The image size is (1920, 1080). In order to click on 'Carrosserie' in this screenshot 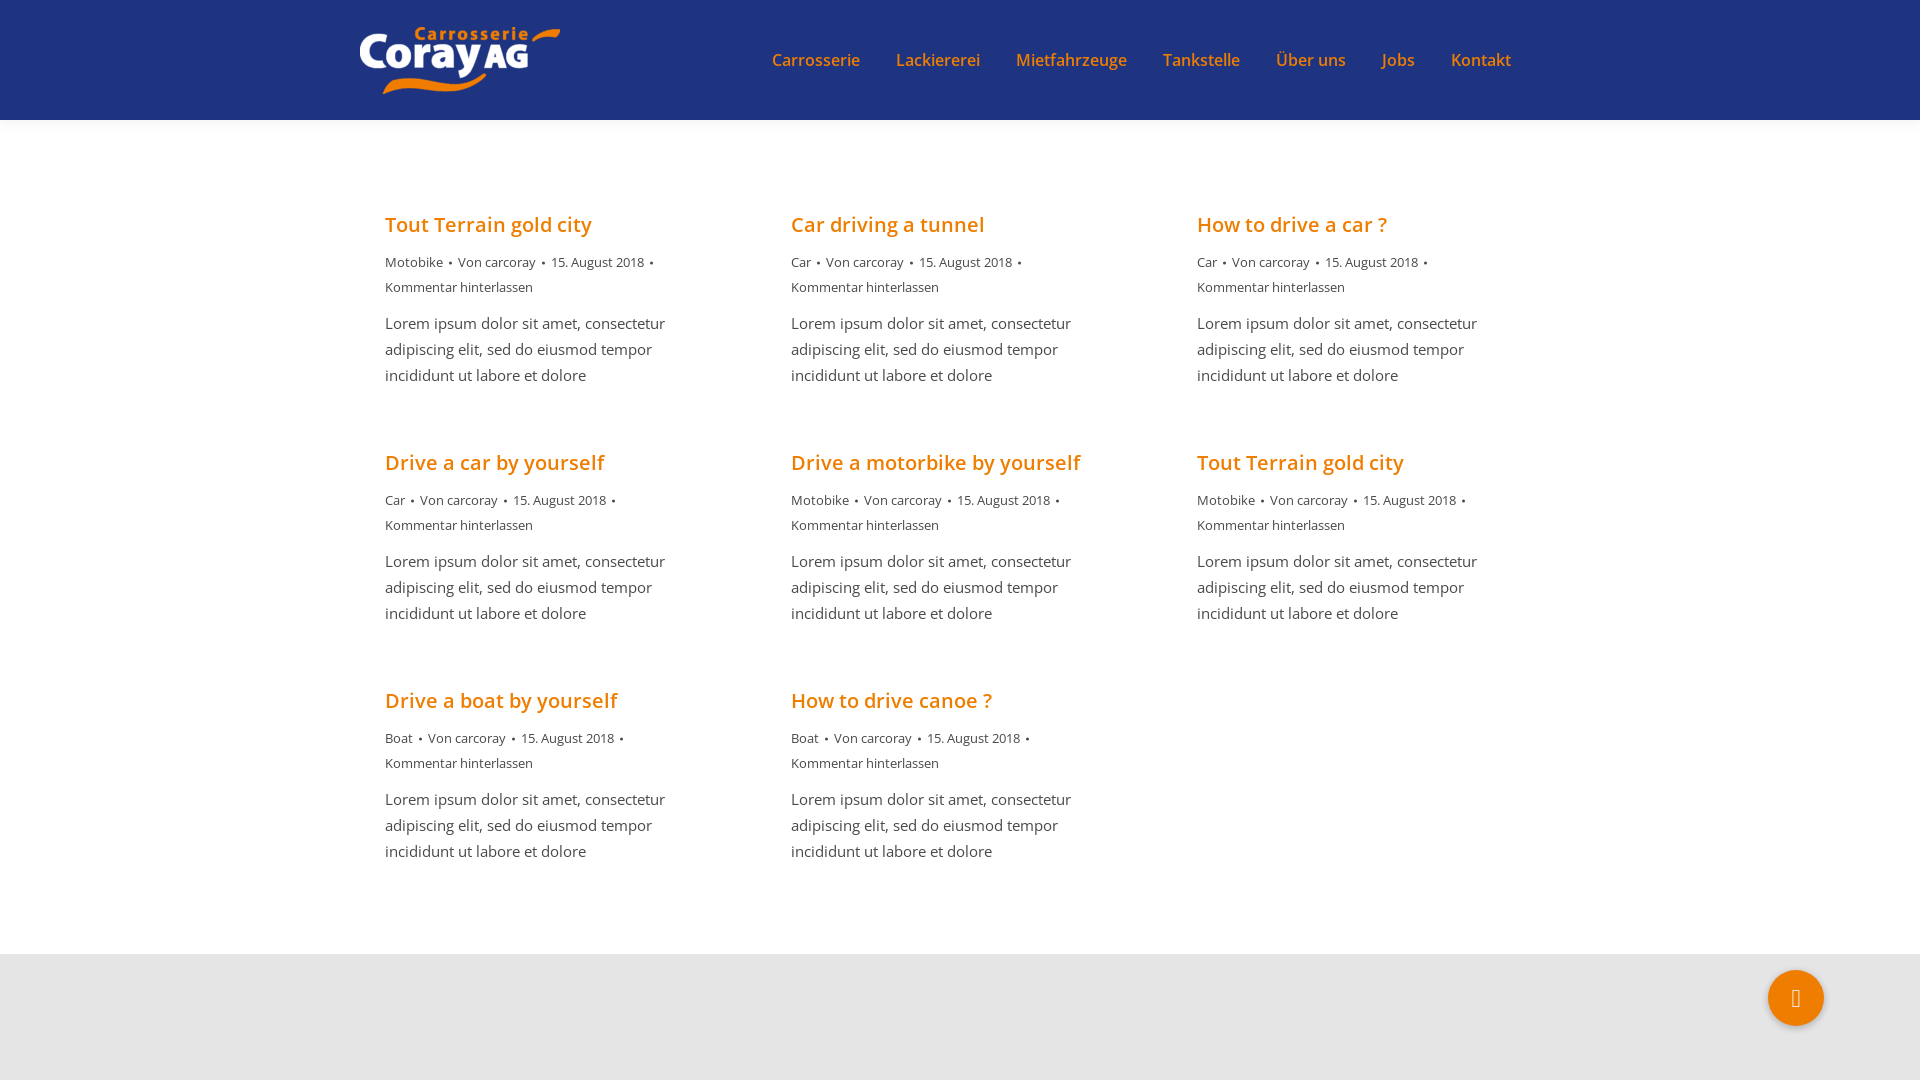, I will do `click(816, 59)`.